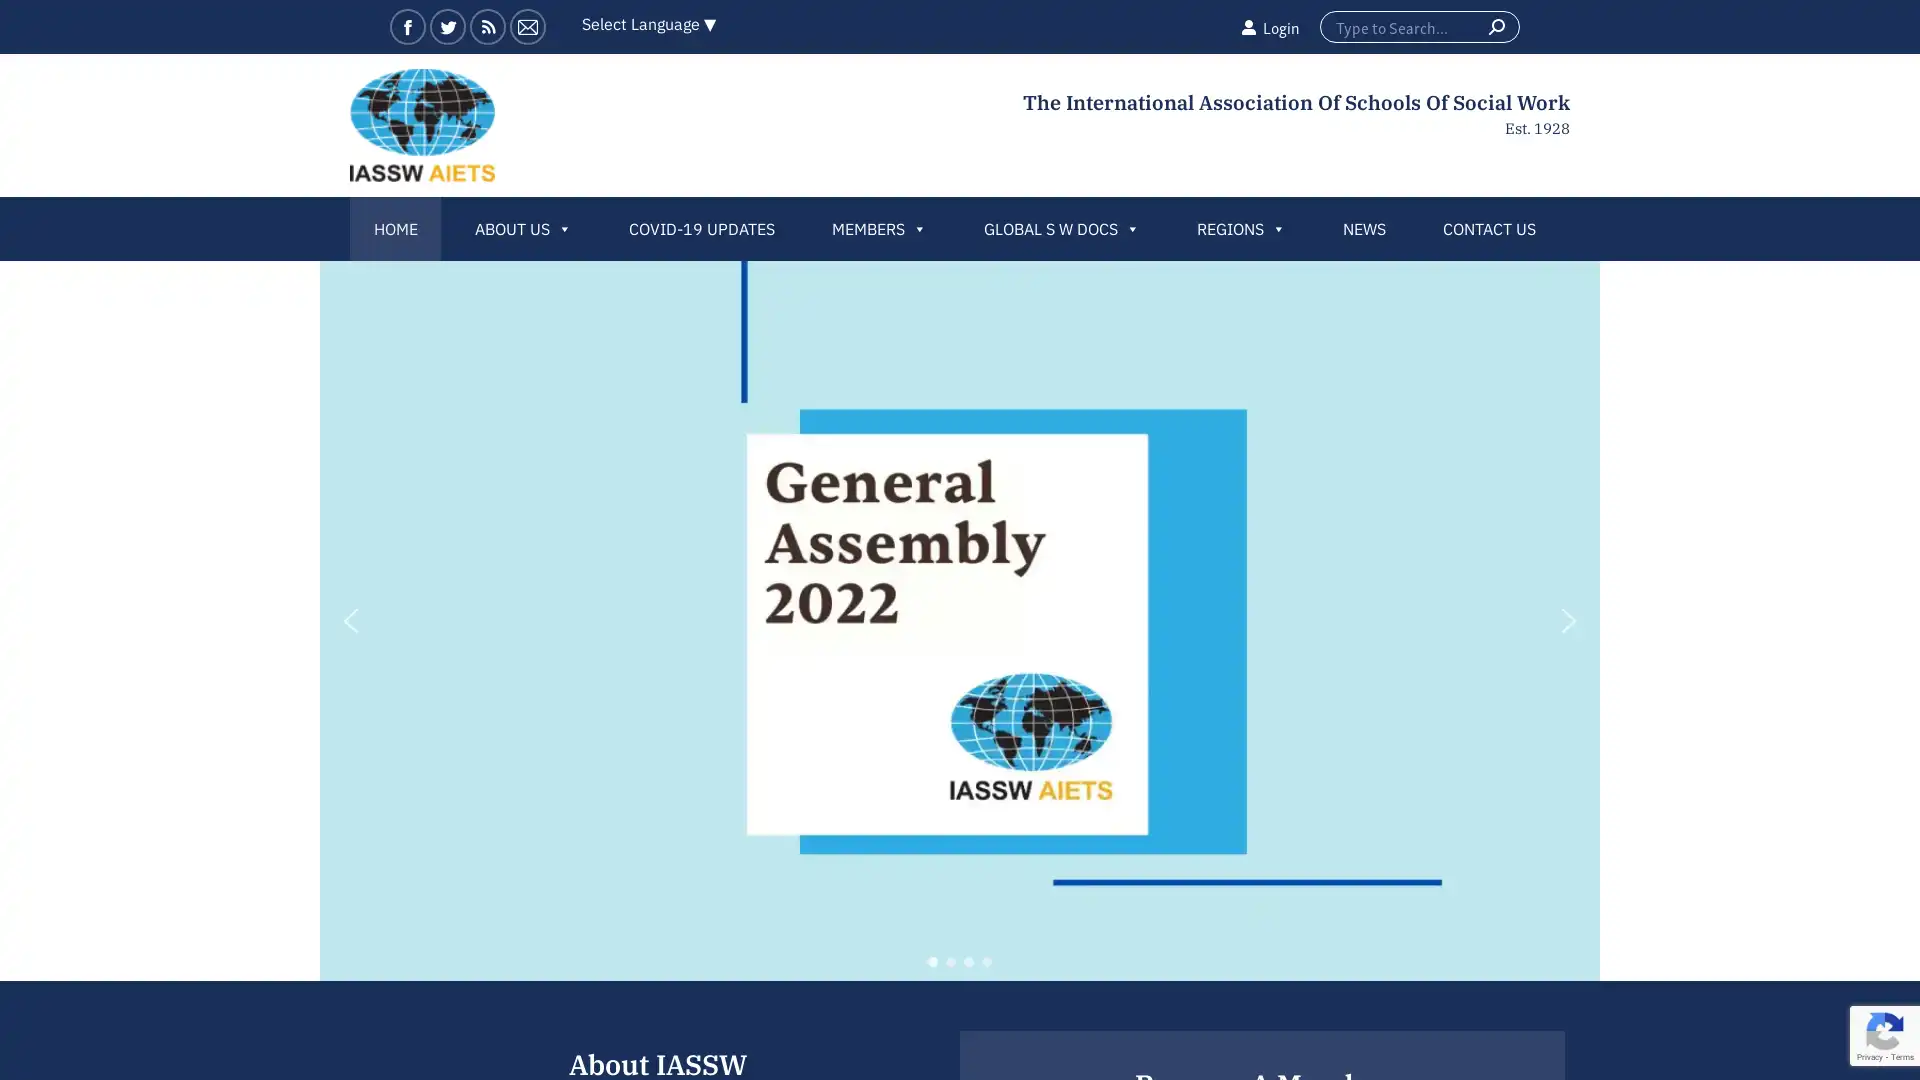 This screenshot has width=1920, height=1080. I want to click on Final_Call for Abstracts_header, so click(949, 960).